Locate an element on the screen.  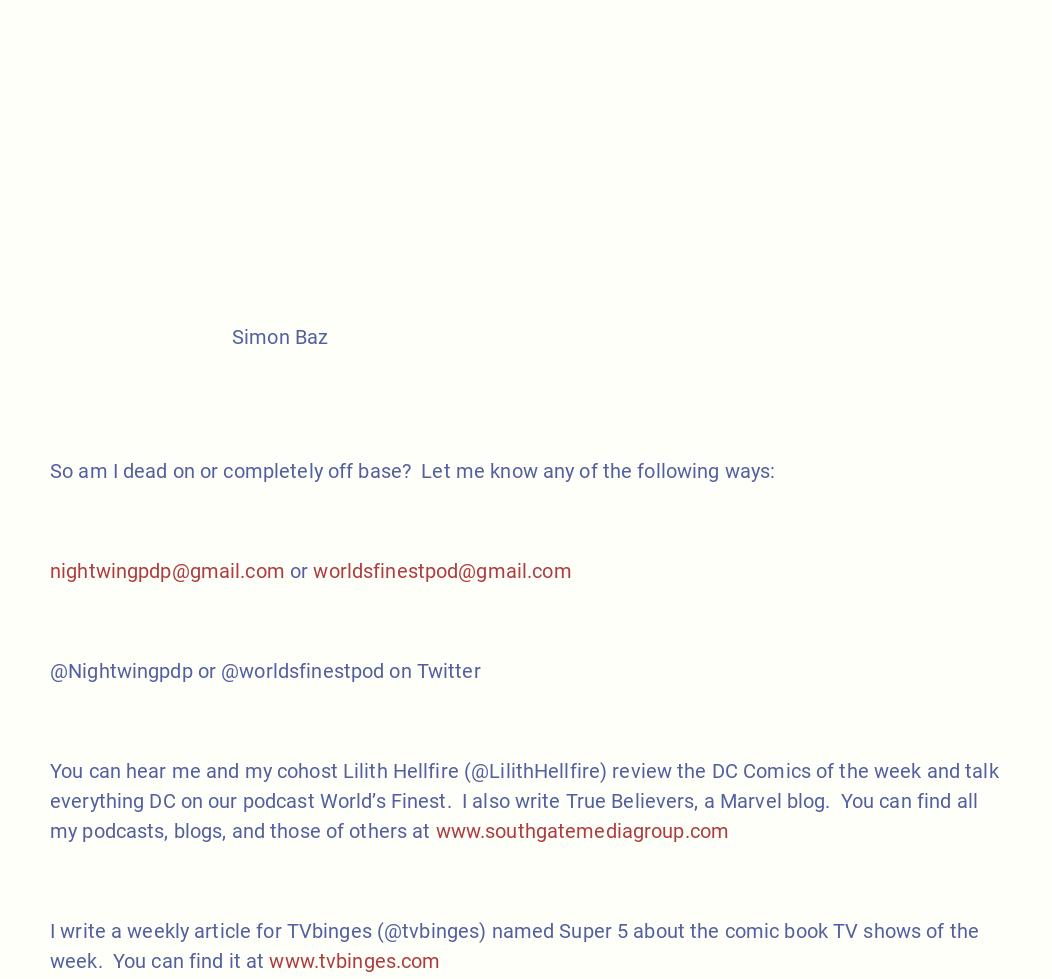
'I write a weekly article for TVbinges (@tvbinges) named Super 5 about the comic book TV shows of the week.  You can find it at' is located at coordinates (513, 944).